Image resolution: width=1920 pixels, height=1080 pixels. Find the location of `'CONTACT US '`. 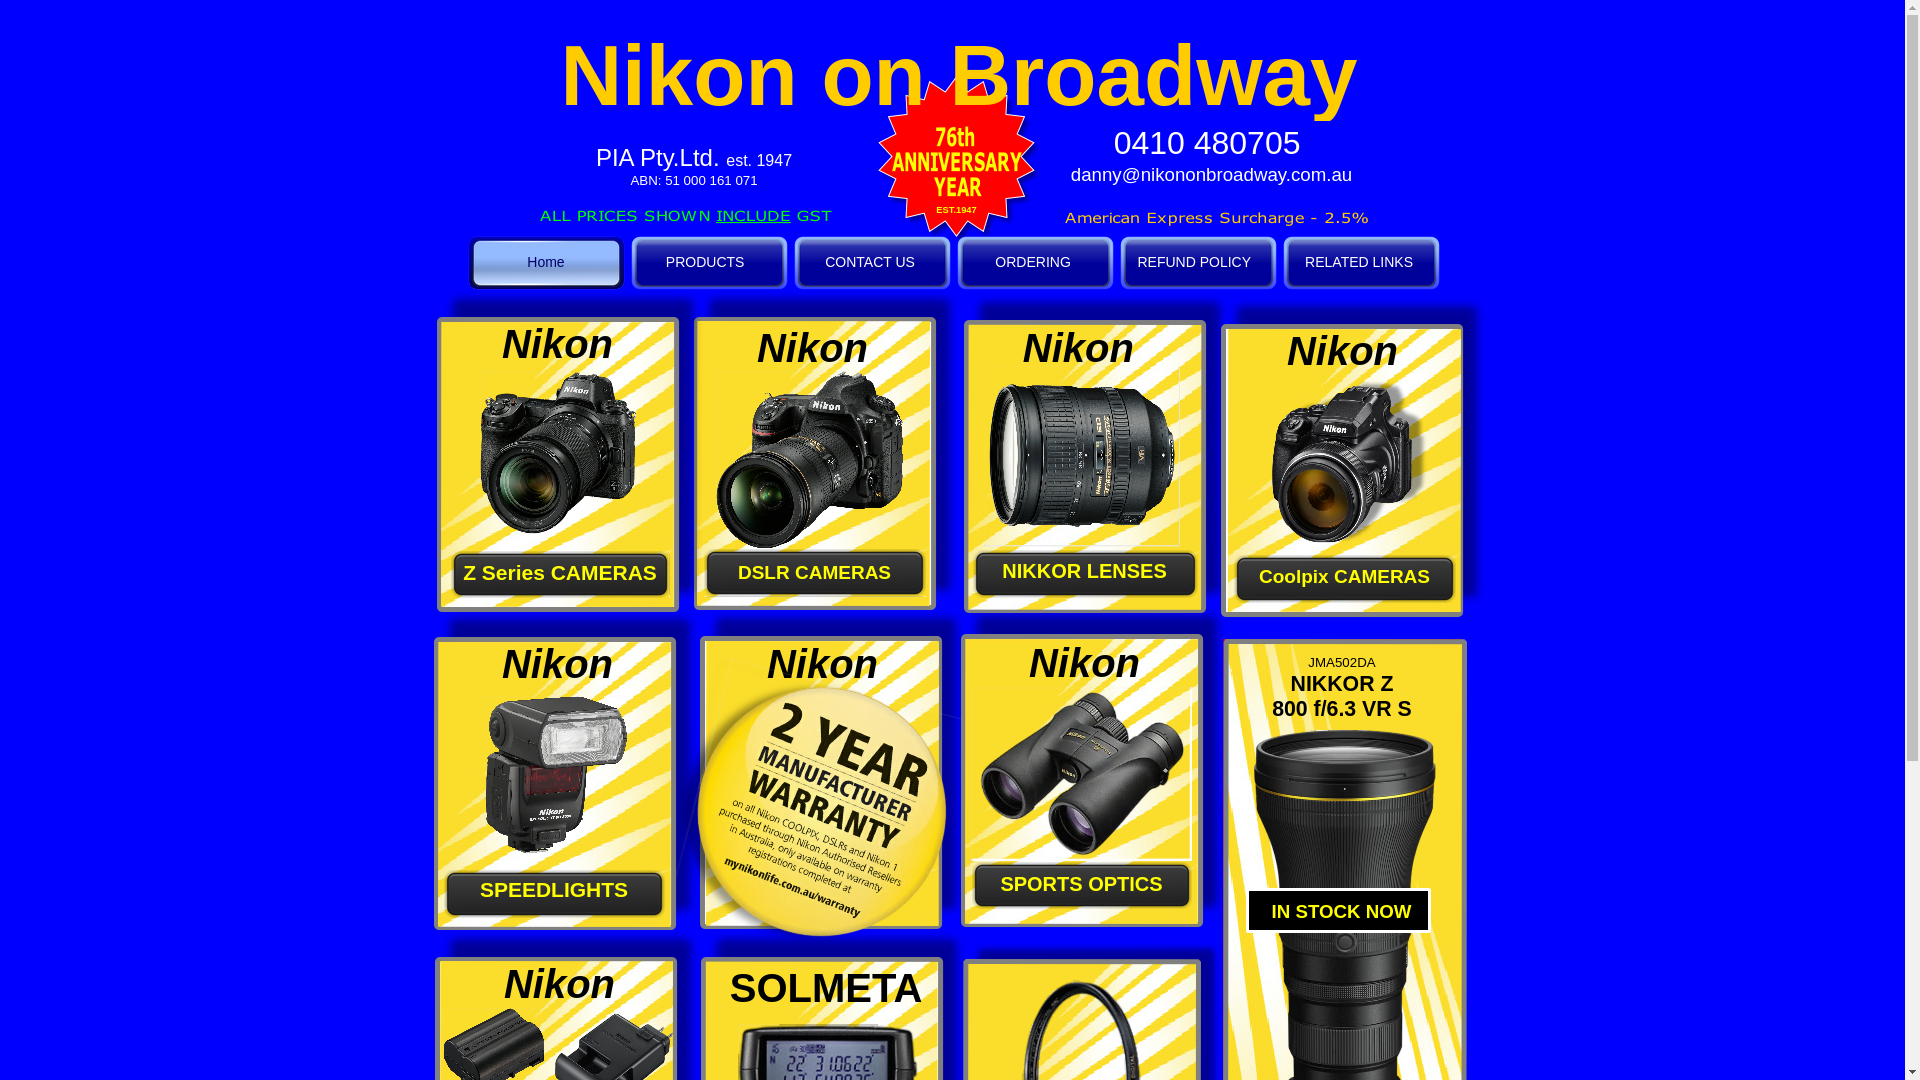

'CONTACT US ' is located at coordinates (871, 261).